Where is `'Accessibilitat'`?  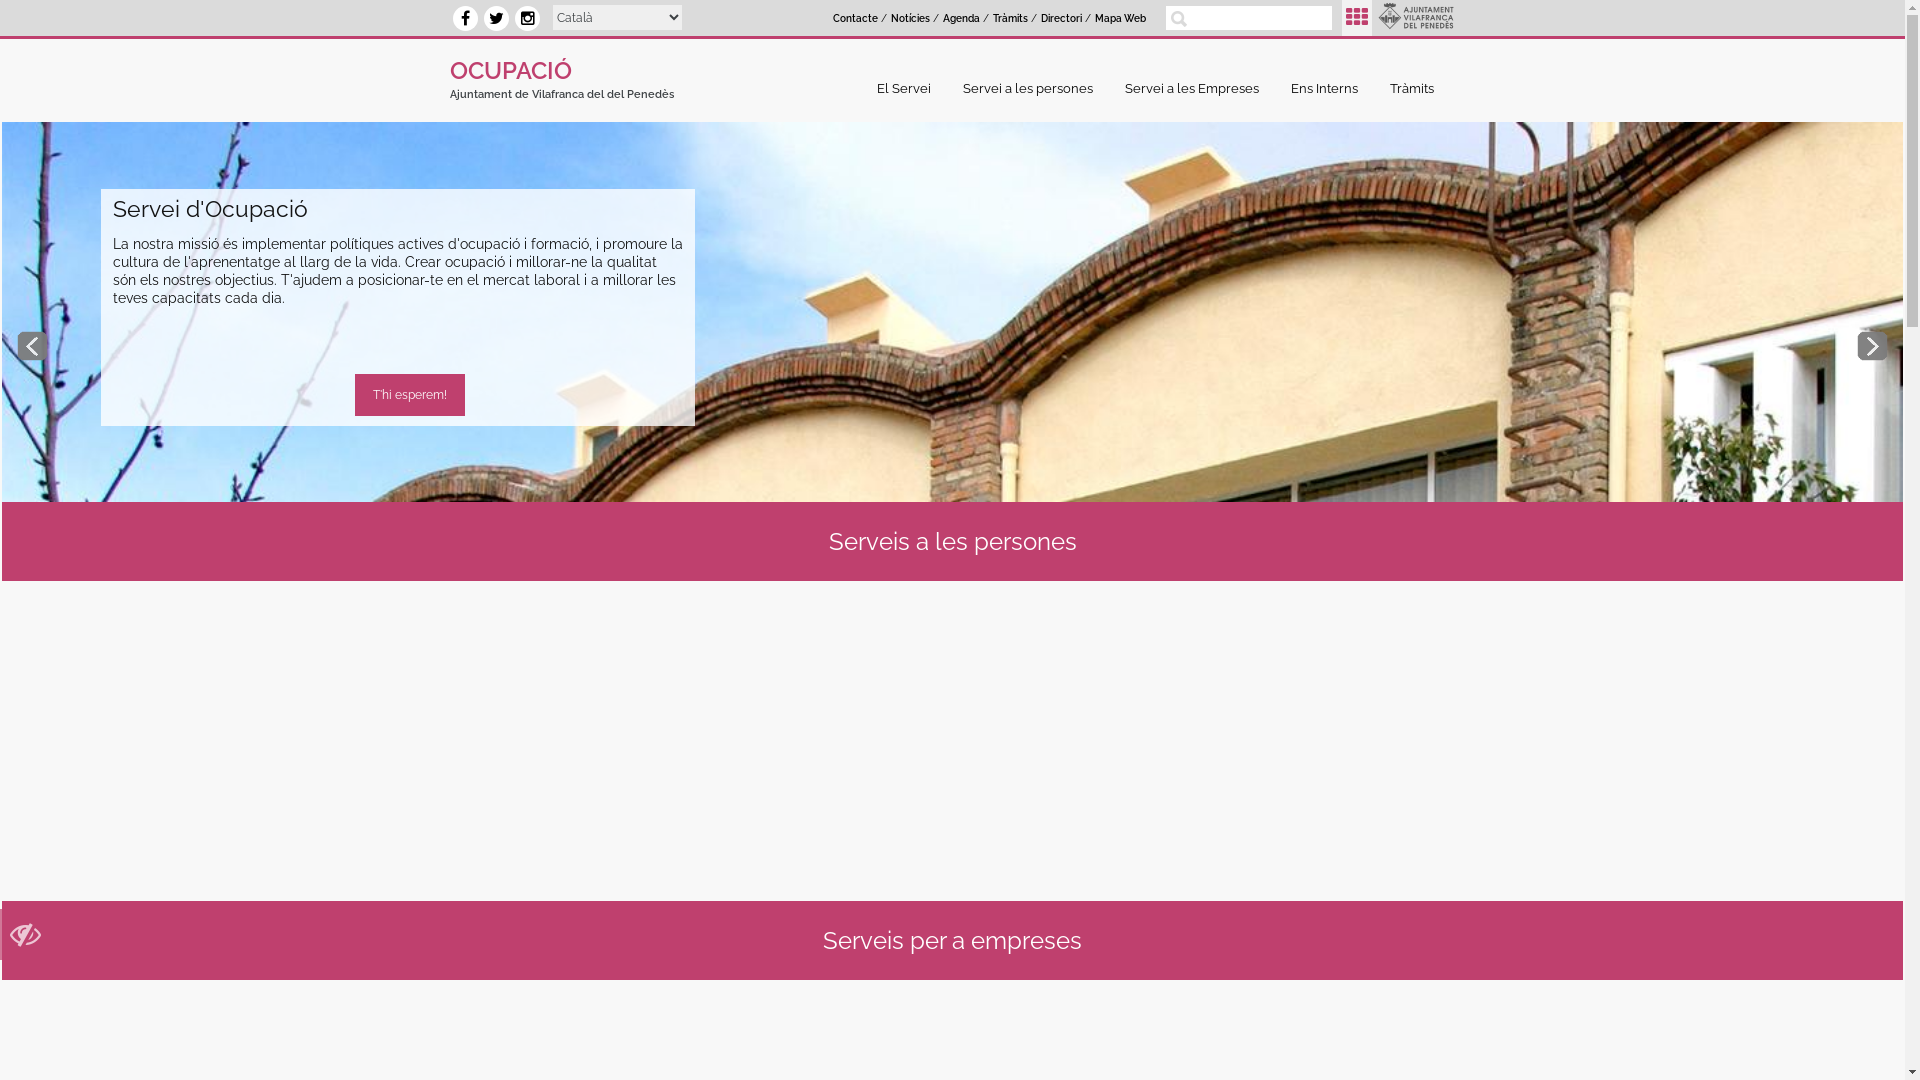
'Accessibilitat' is located at coordinates (25, 939).